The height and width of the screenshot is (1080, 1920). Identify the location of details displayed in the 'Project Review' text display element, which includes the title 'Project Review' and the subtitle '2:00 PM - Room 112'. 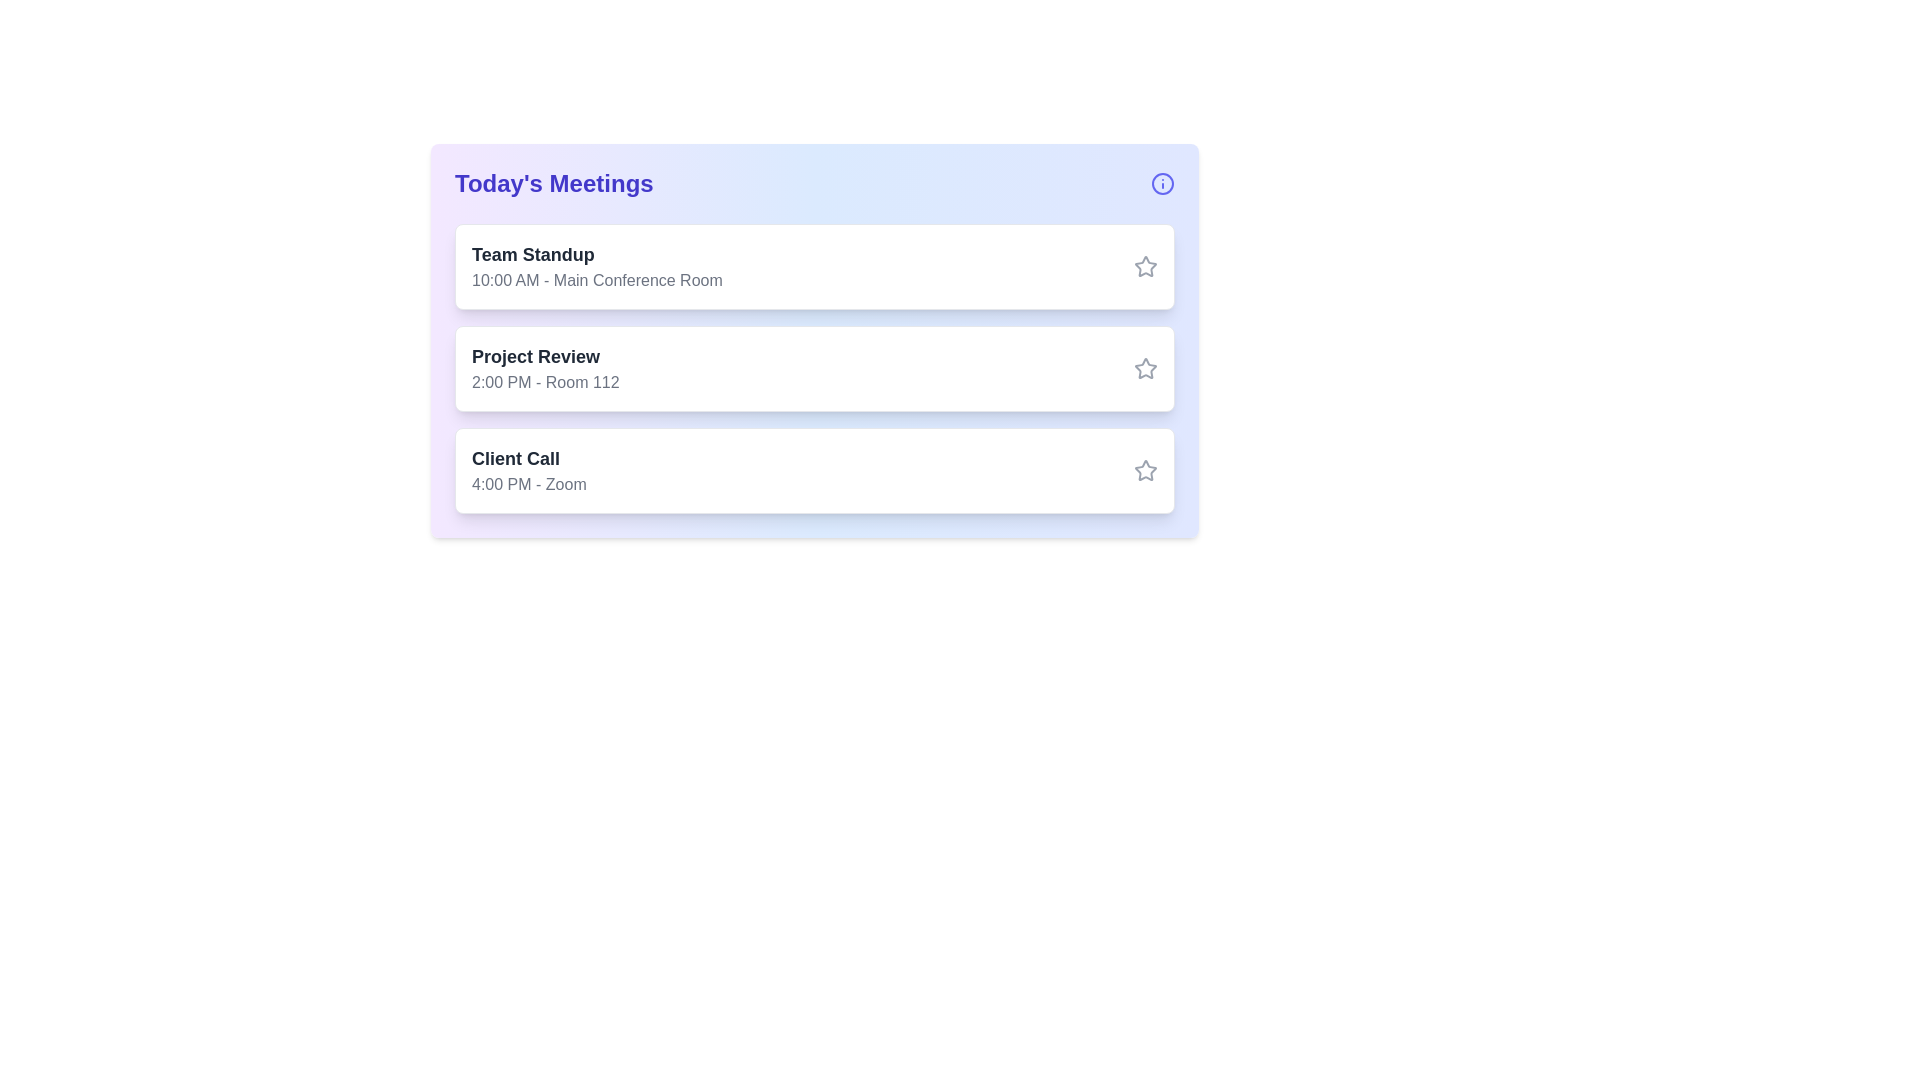
(545, 369).